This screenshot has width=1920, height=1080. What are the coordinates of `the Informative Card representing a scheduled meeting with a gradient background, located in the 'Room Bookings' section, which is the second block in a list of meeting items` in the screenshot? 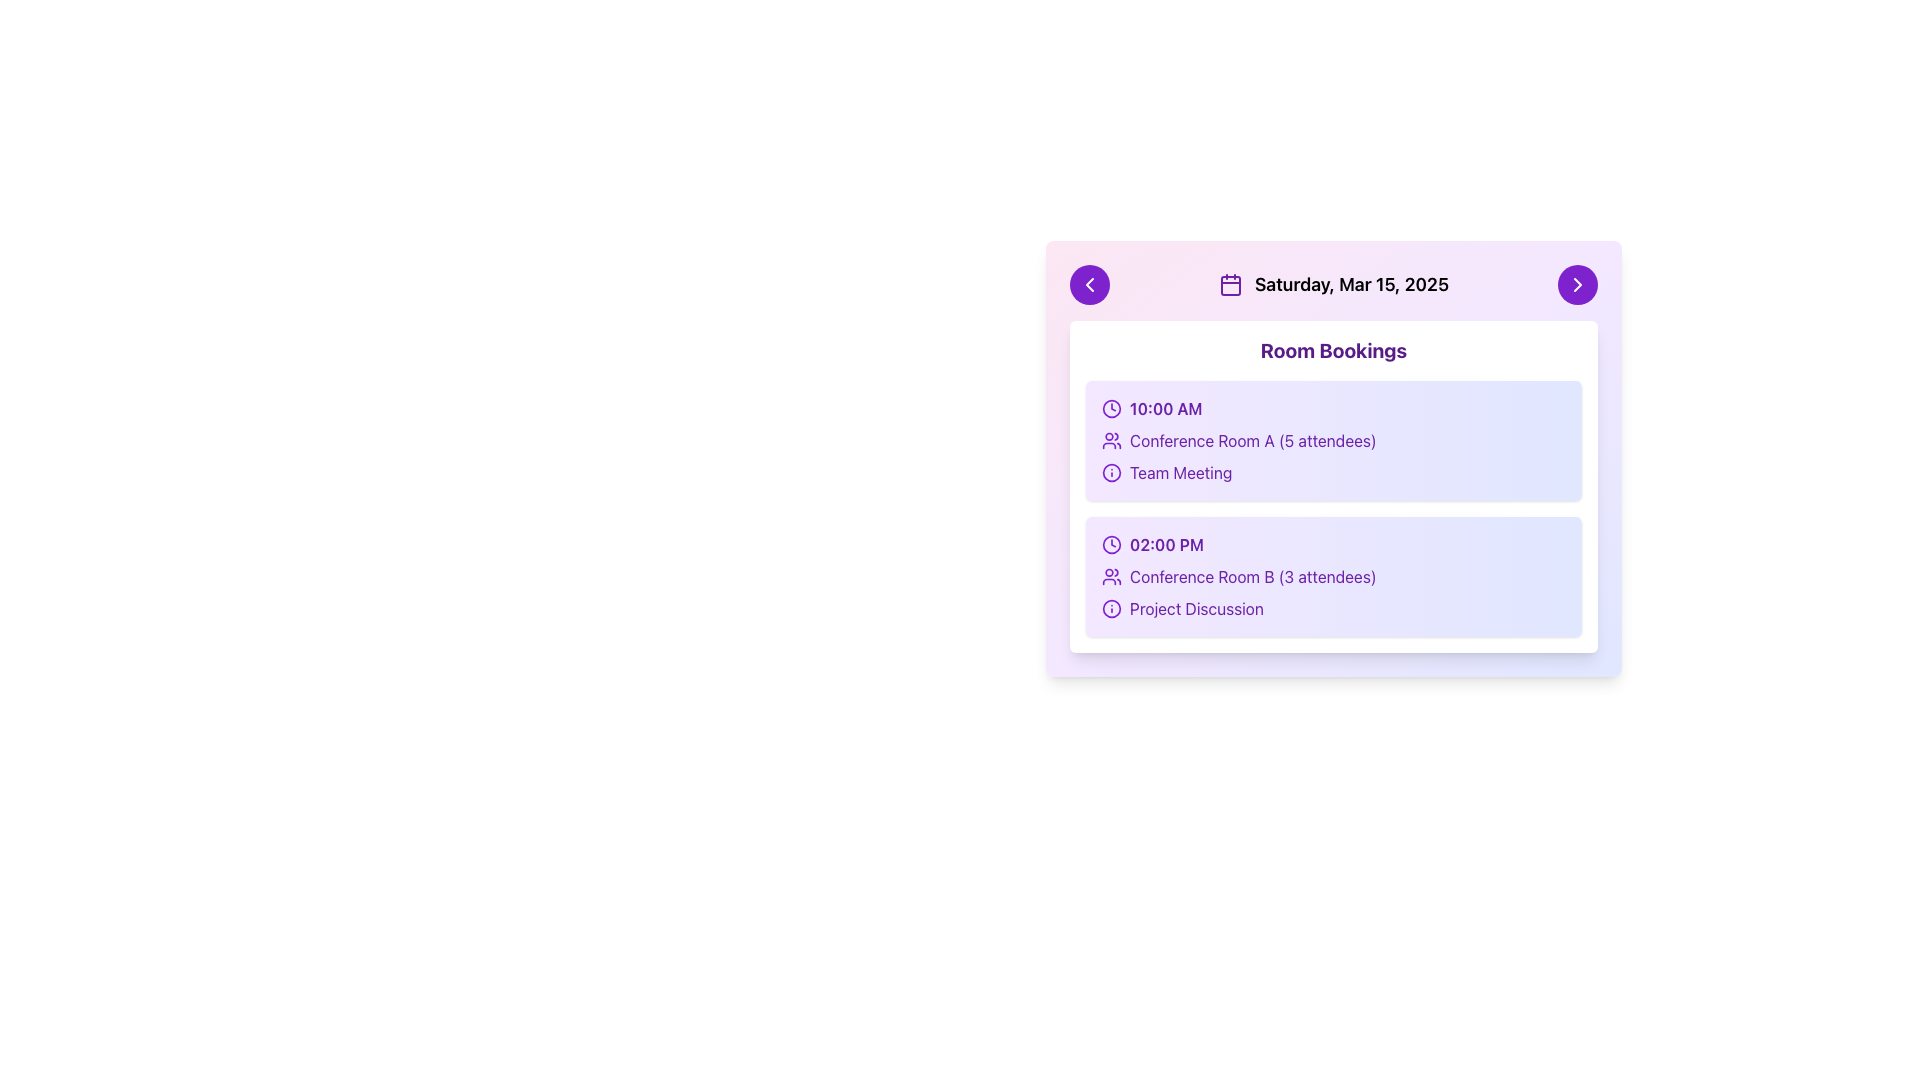 It's located at (1334, 577).